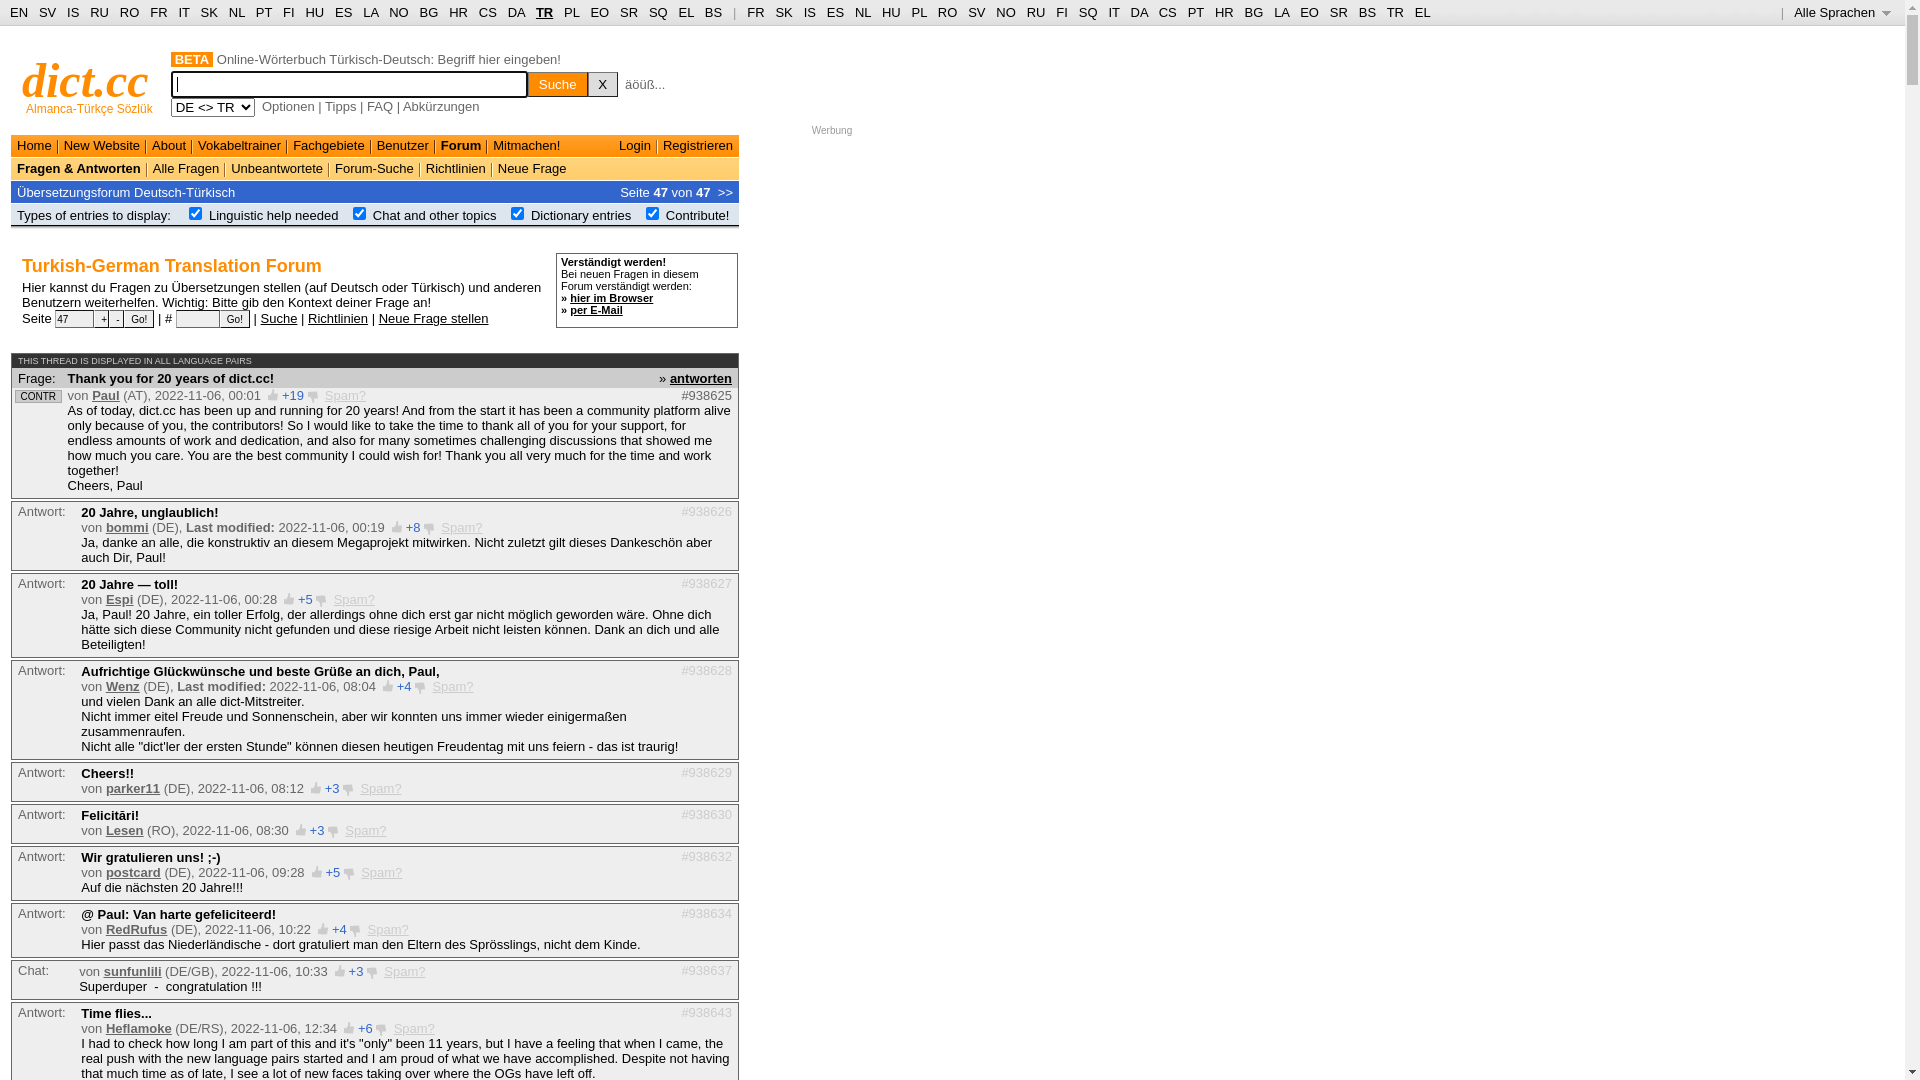 This screenshot has height=1080, width=1920. I want to click on 'Wenz', so click(122, 685).